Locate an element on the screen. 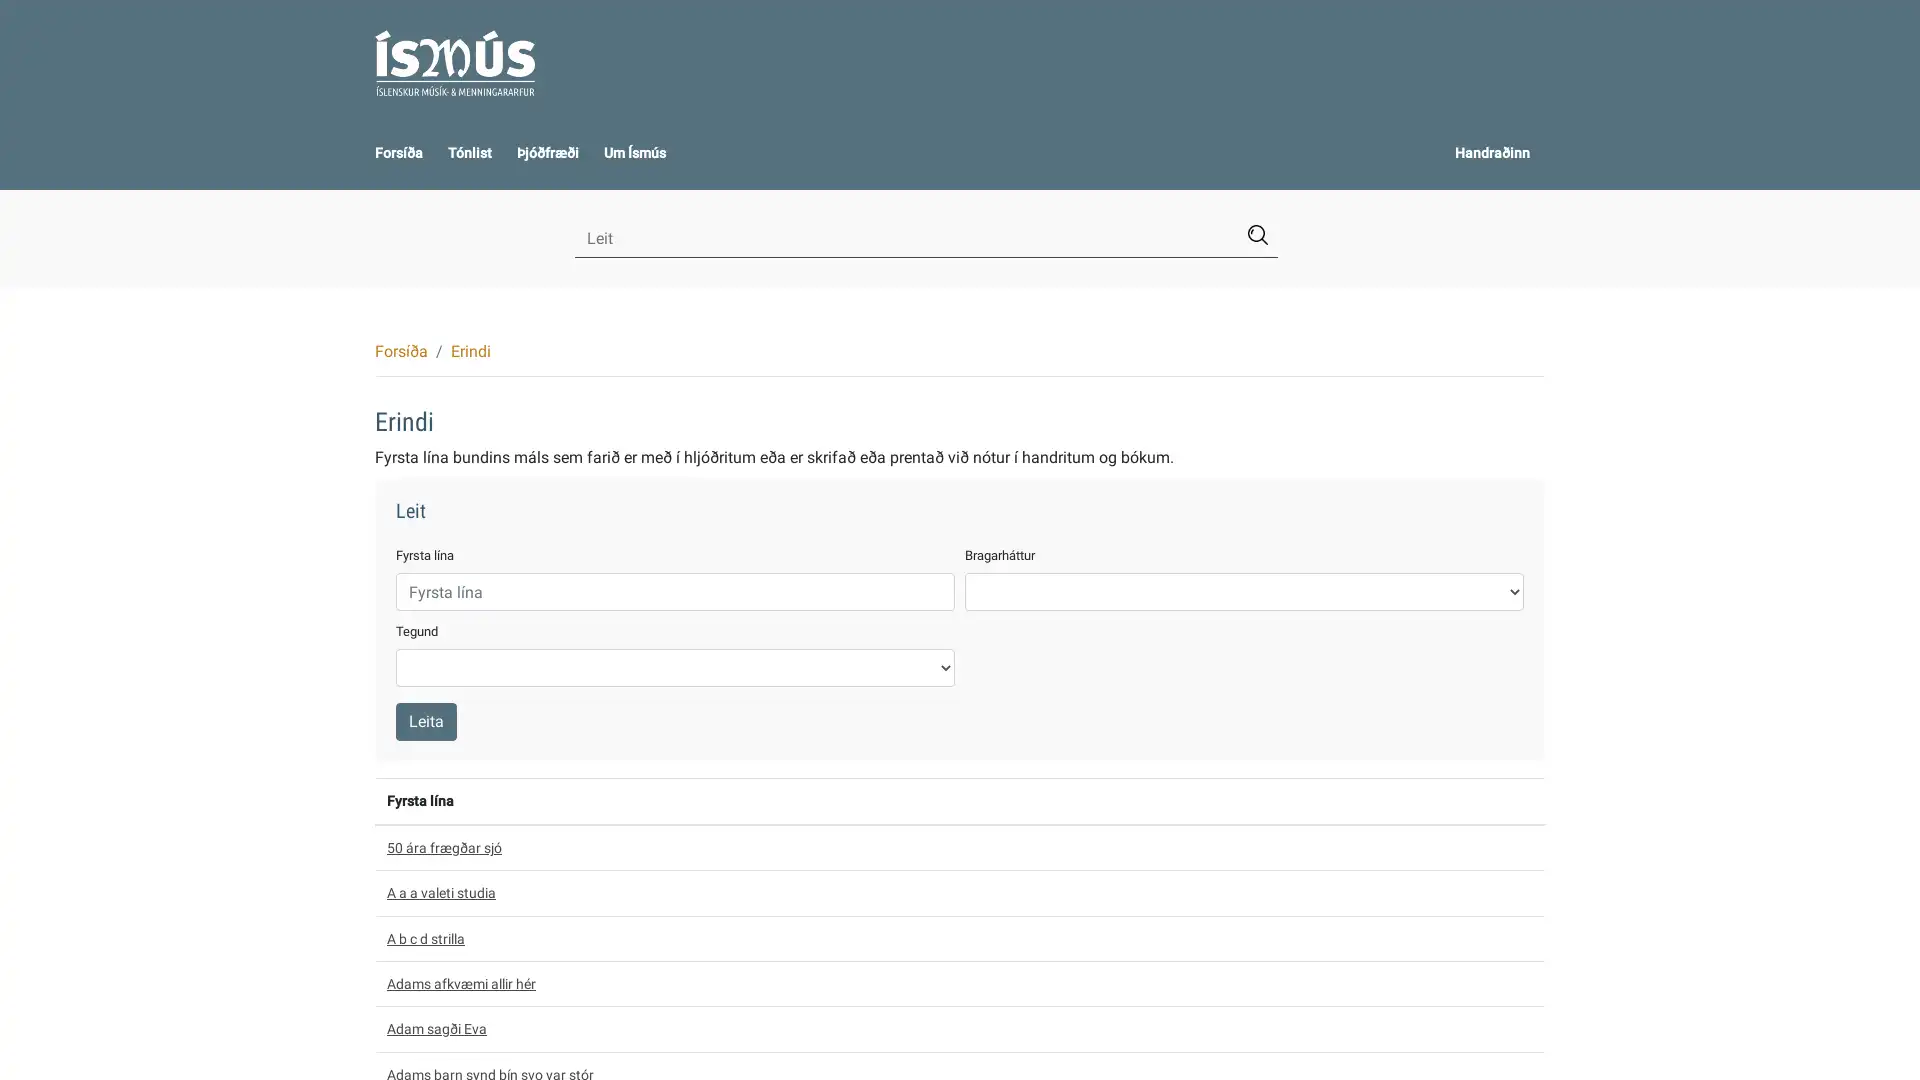  Leita is located at coordinates (425, 721).